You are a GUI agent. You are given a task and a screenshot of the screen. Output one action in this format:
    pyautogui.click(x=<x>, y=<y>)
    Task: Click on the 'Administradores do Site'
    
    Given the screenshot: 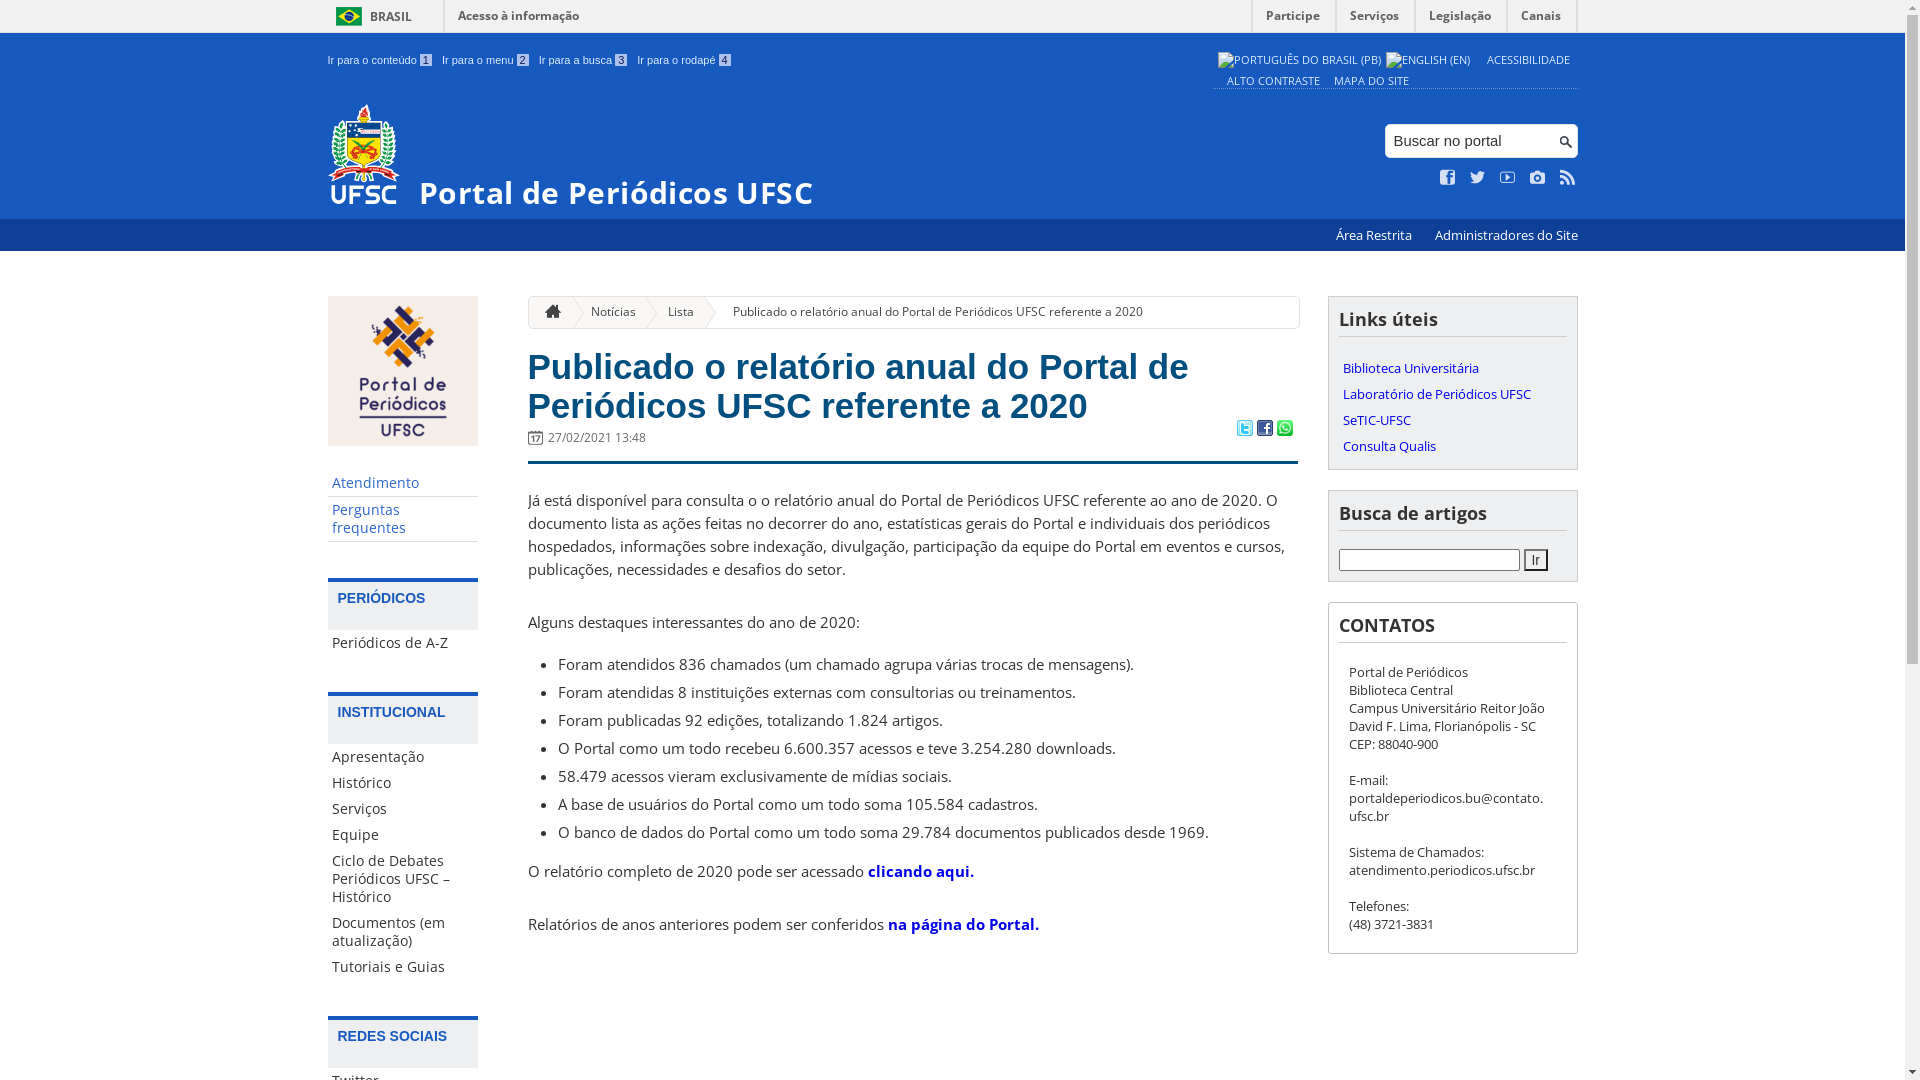 What is the action you would take?
    pyautogui.click(x=1505, y=234)
    